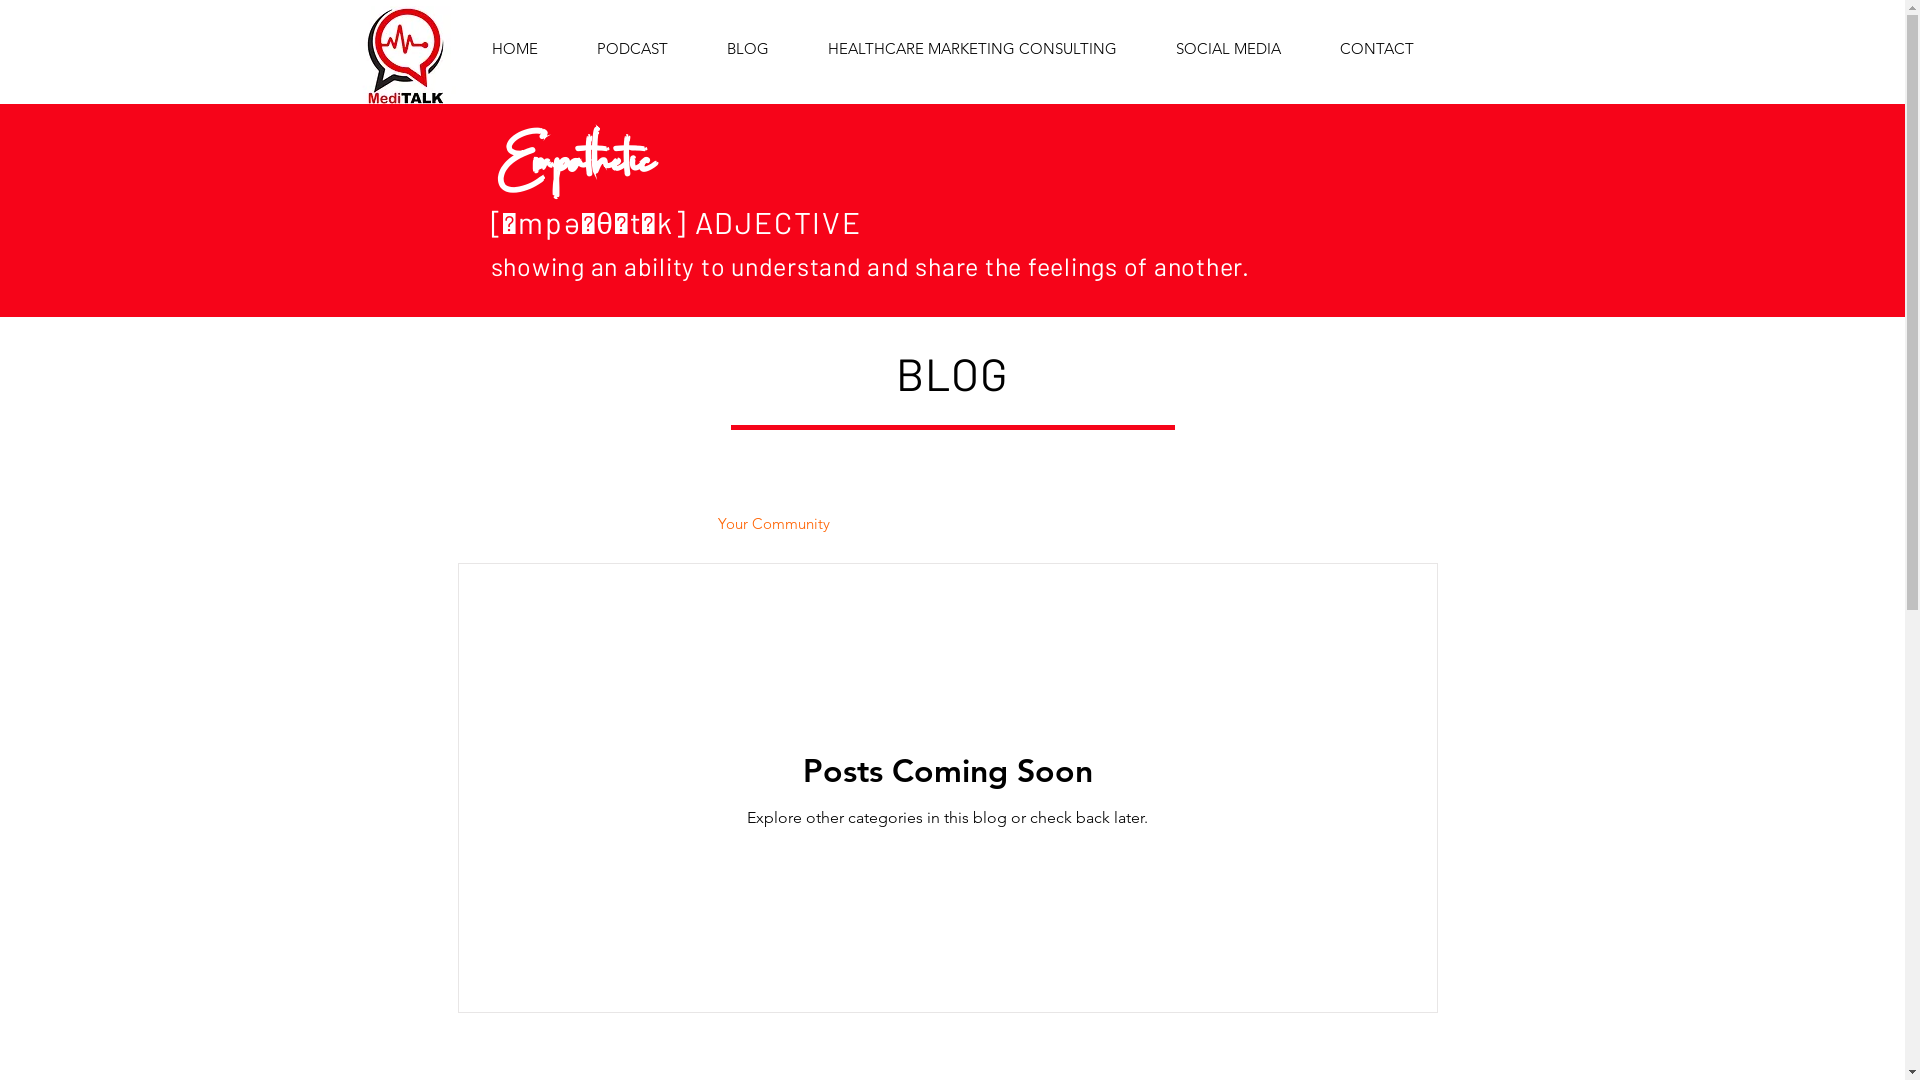 The height and width of the screenshot is (1080, 1920). What do you see at coordinates (624, 522) in the screenshot?
I see `'Getting Started'` at bounding box center [624, 522].